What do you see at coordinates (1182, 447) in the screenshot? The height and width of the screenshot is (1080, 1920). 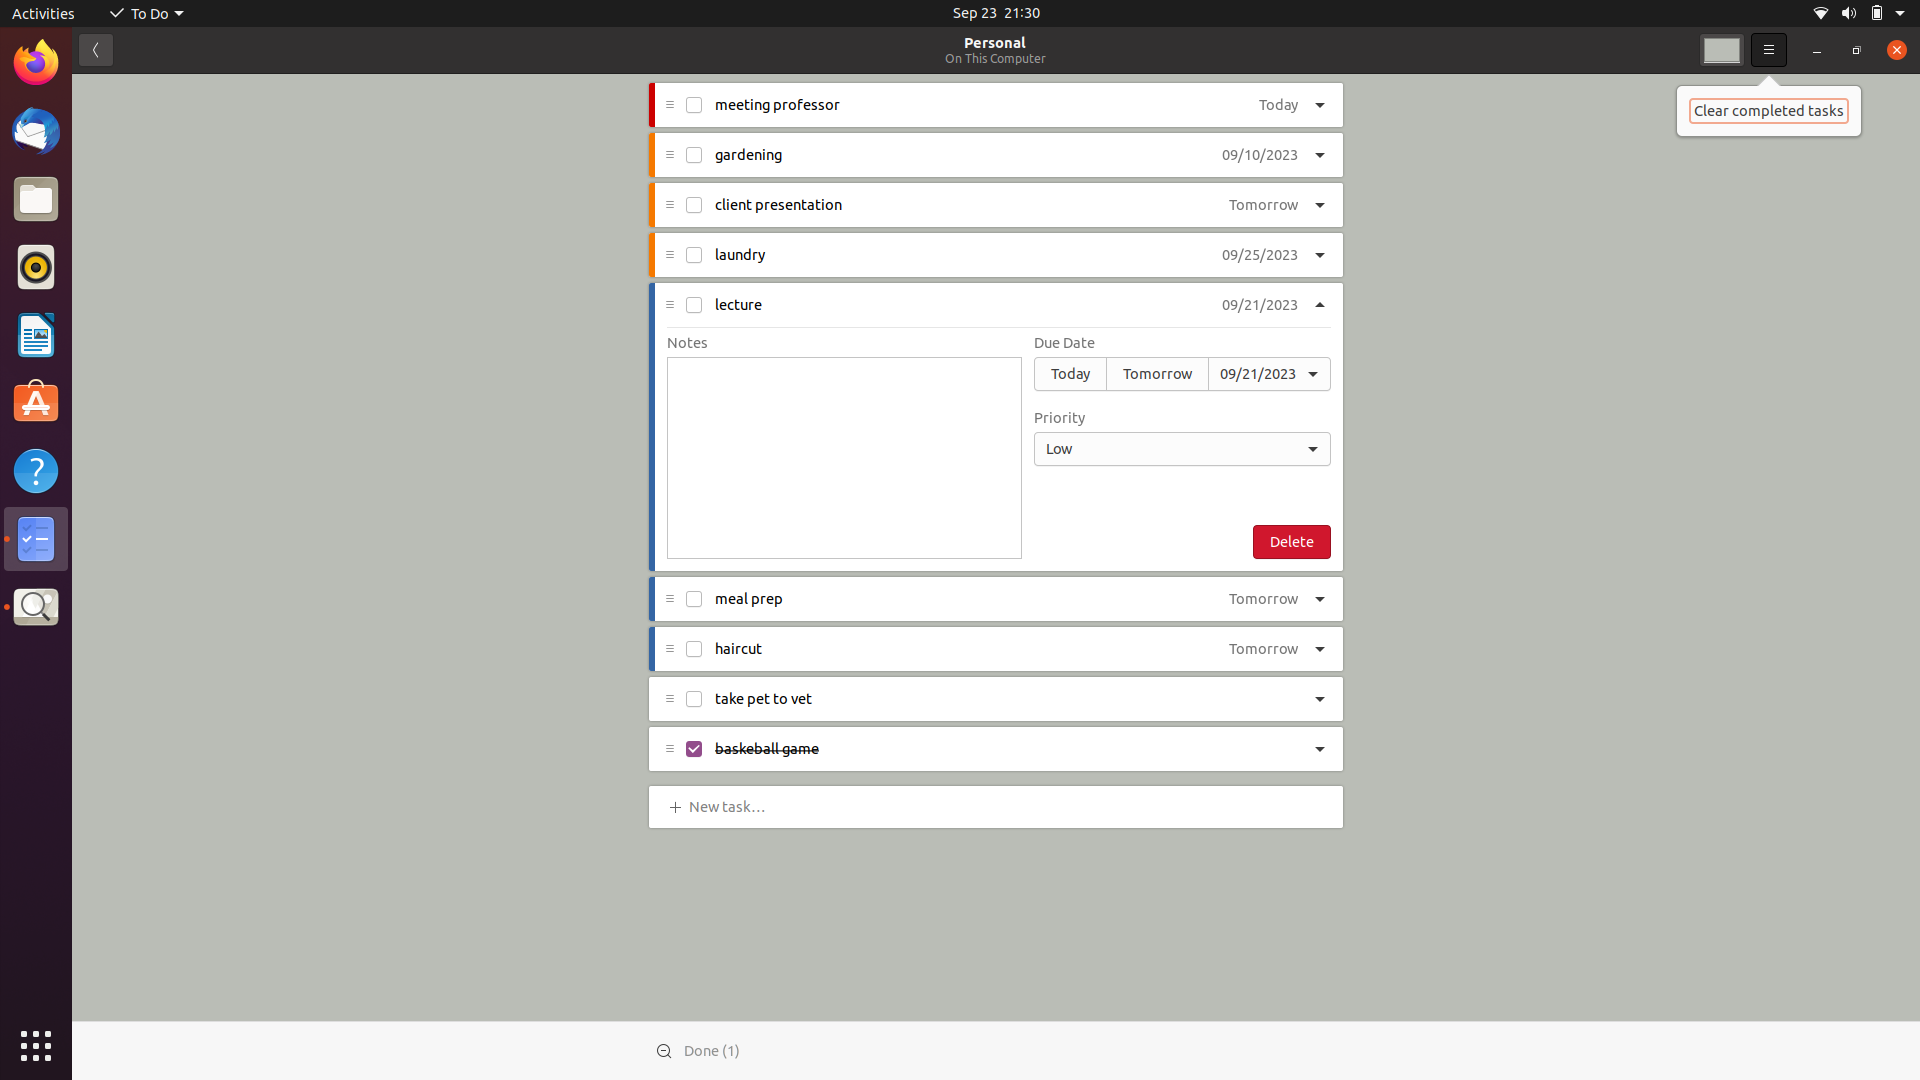 I see `Adjust the priority level of a lecture` at bounding box center [1182, 447].